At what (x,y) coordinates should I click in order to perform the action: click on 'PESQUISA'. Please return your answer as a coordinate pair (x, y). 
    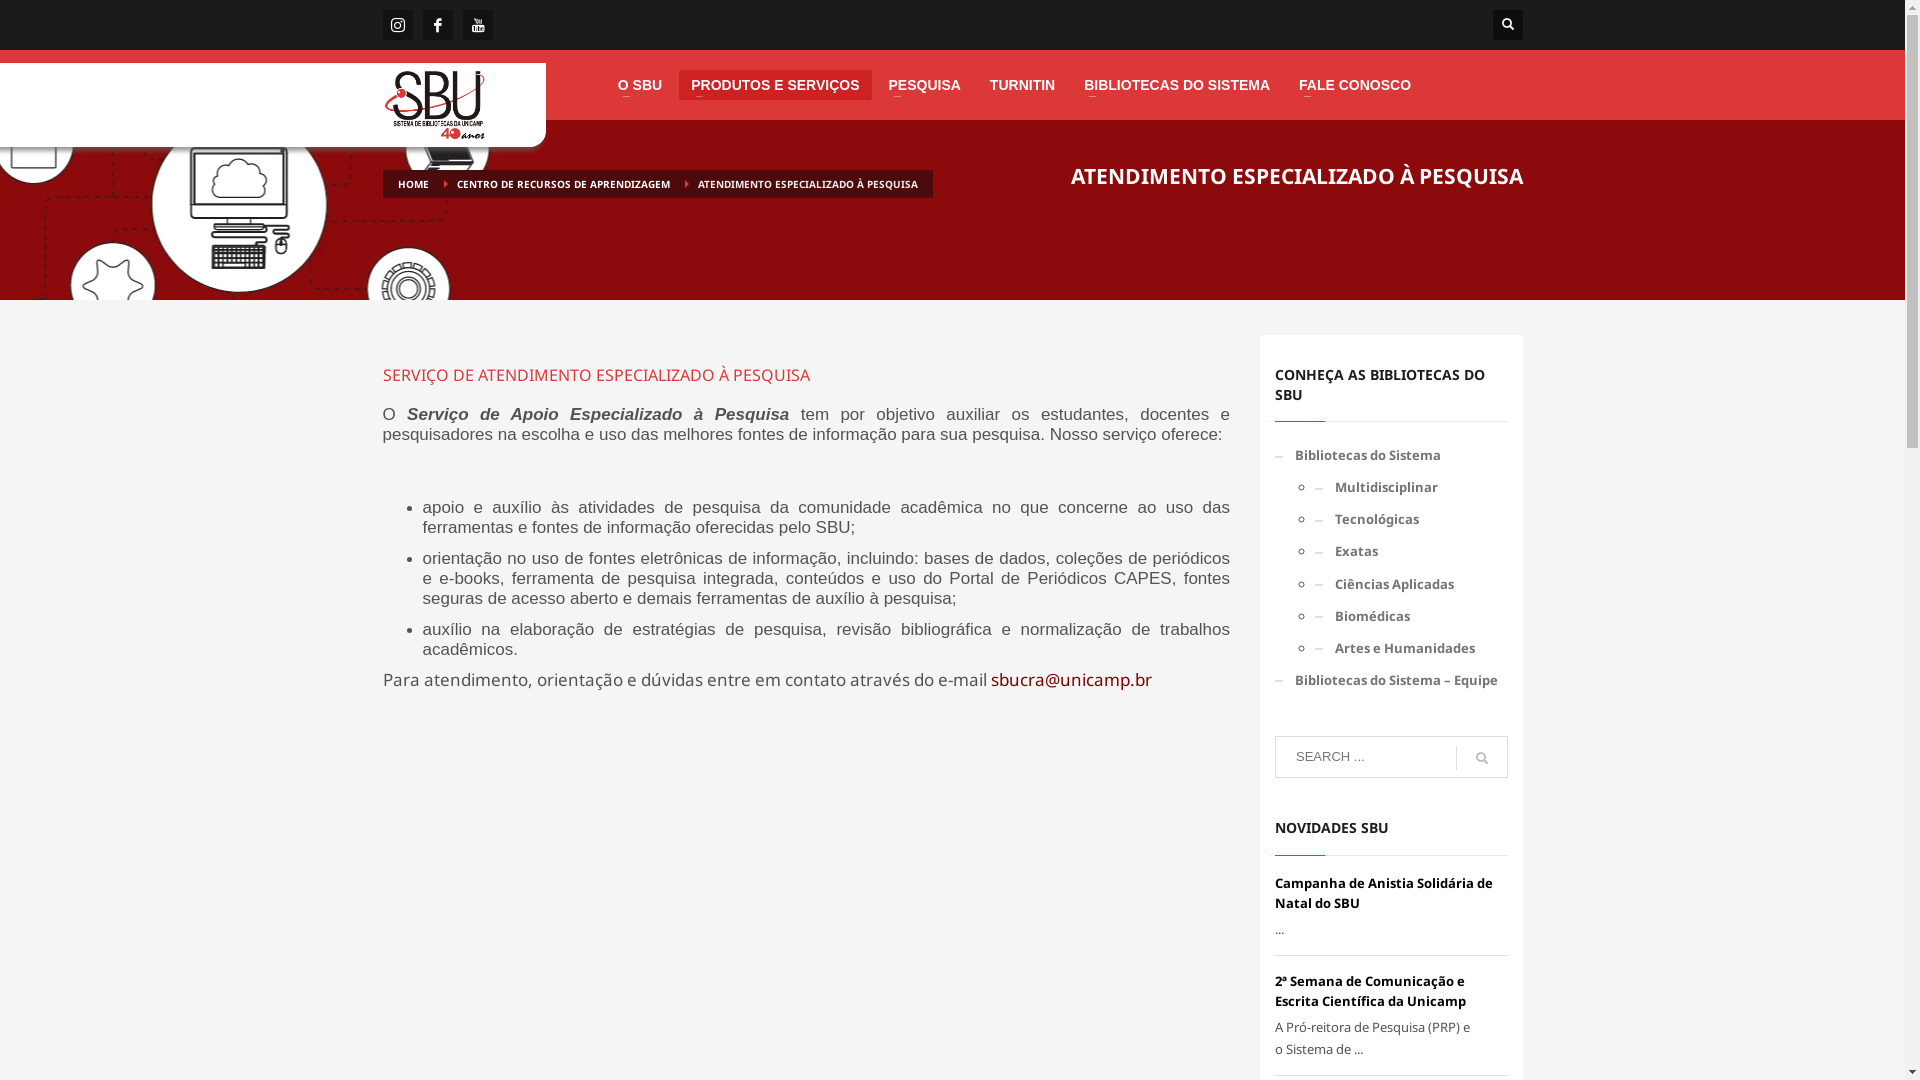
    Looking at the image, I should click on (922, 83).